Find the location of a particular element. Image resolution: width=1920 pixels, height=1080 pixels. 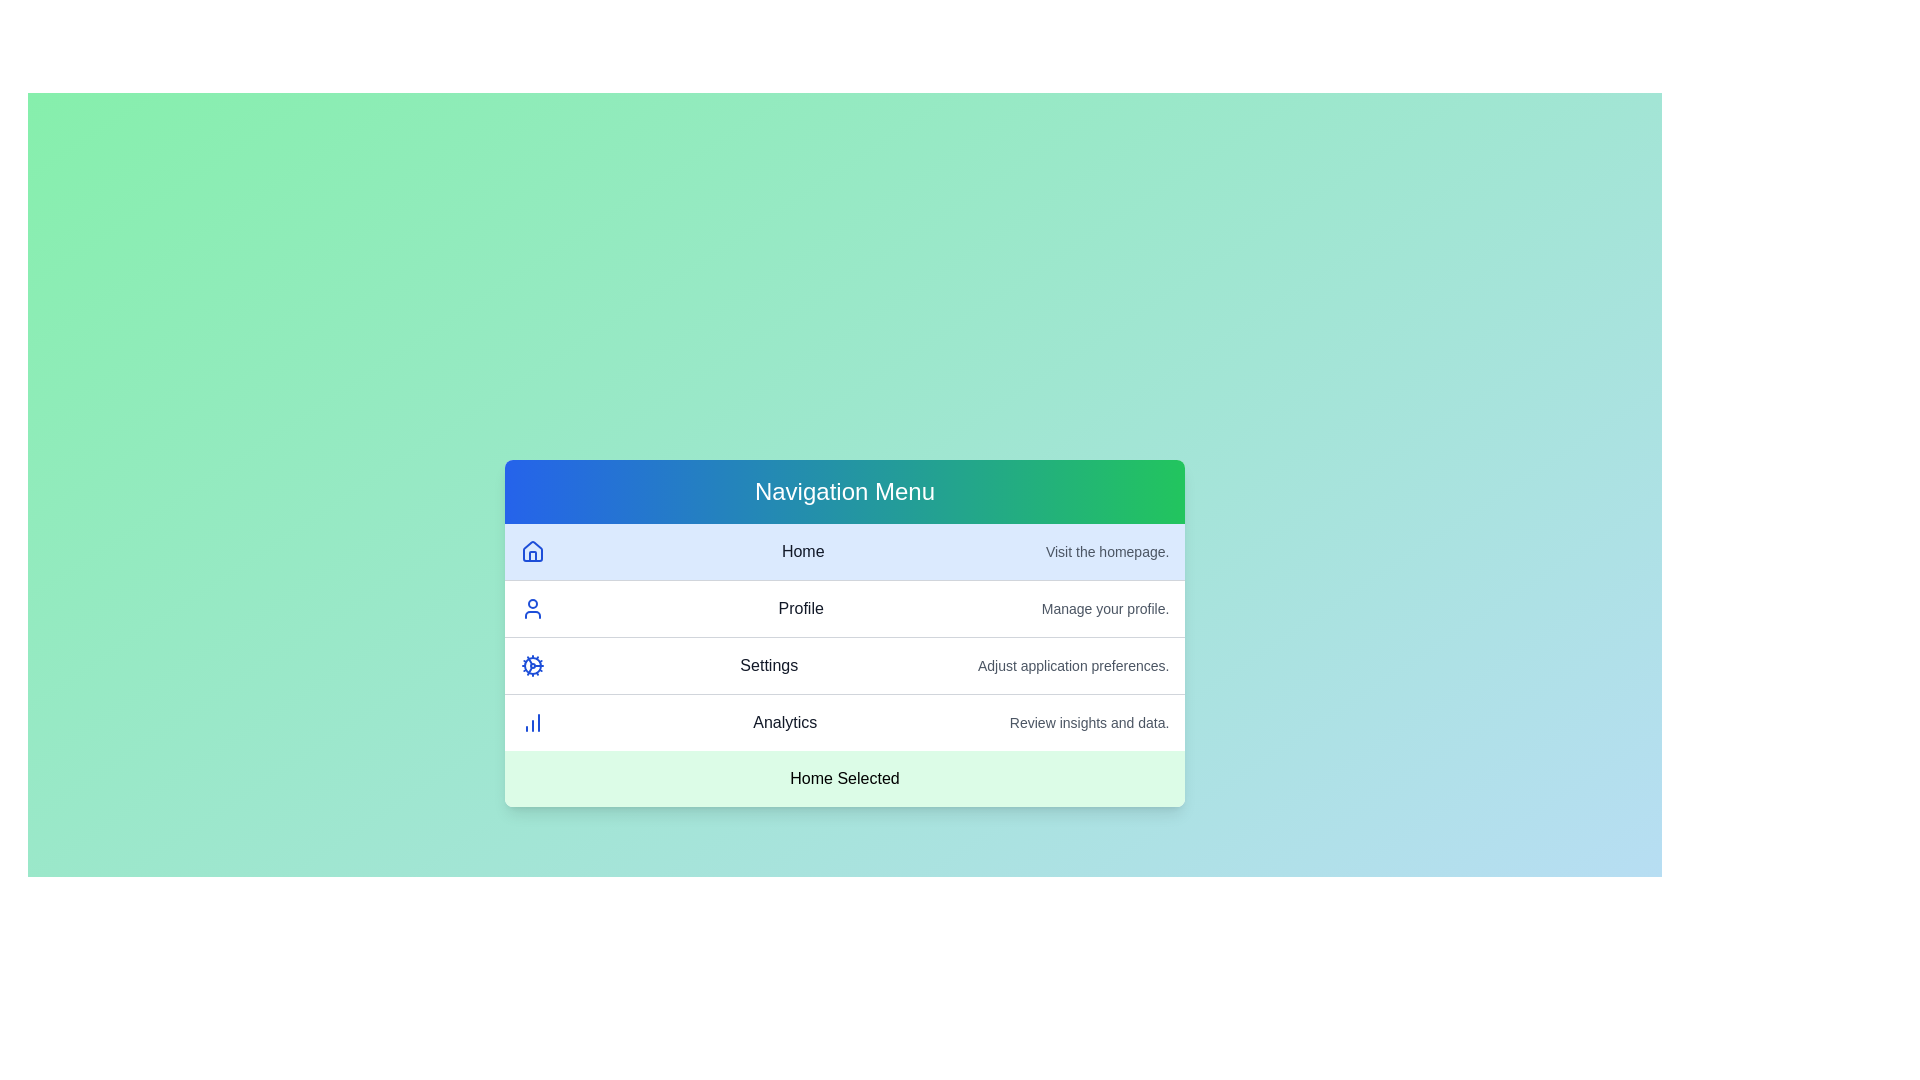

the menu item corresponding to Settings is located at coordinates (844, 664).